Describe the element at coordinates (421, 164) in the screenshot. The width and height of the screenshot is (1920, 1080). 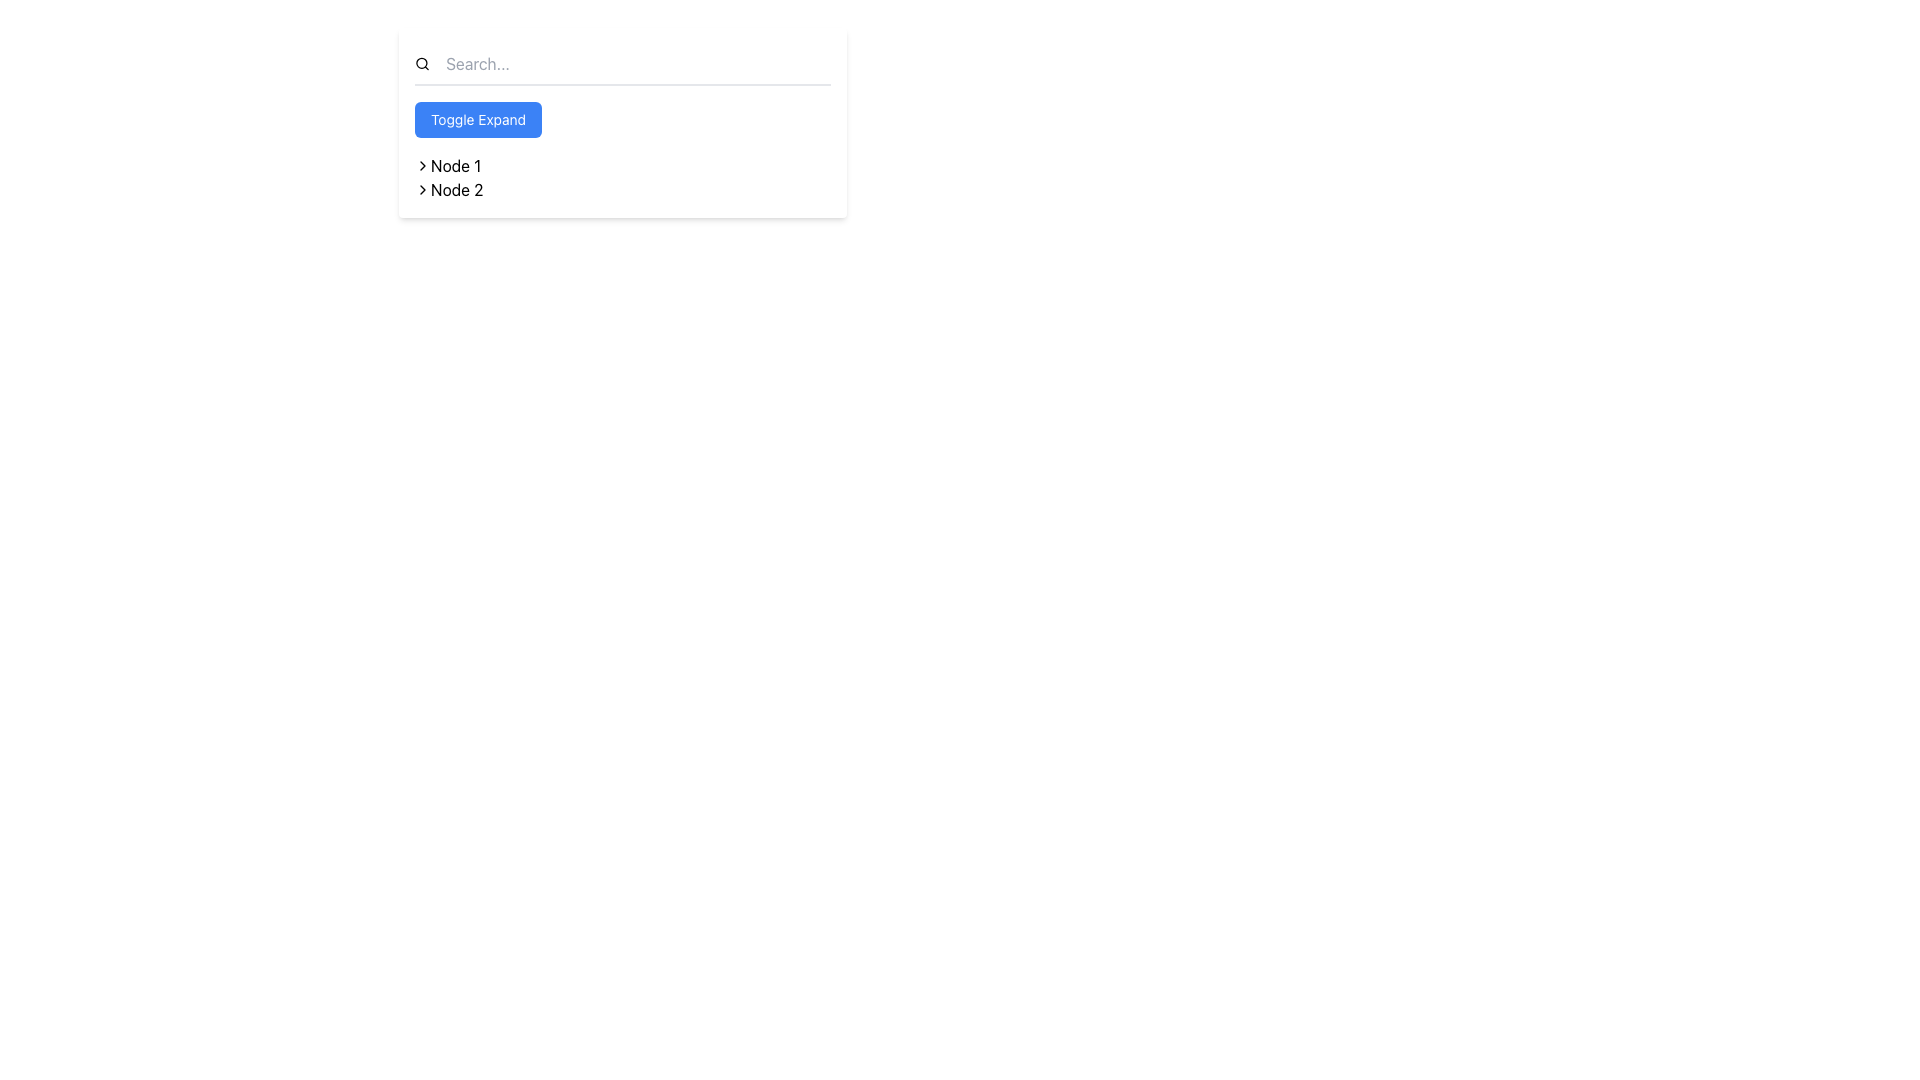
I see `the chevron arrow icon located on the left side of the list item labeled 'Node 1' for visual feedback` at that location.